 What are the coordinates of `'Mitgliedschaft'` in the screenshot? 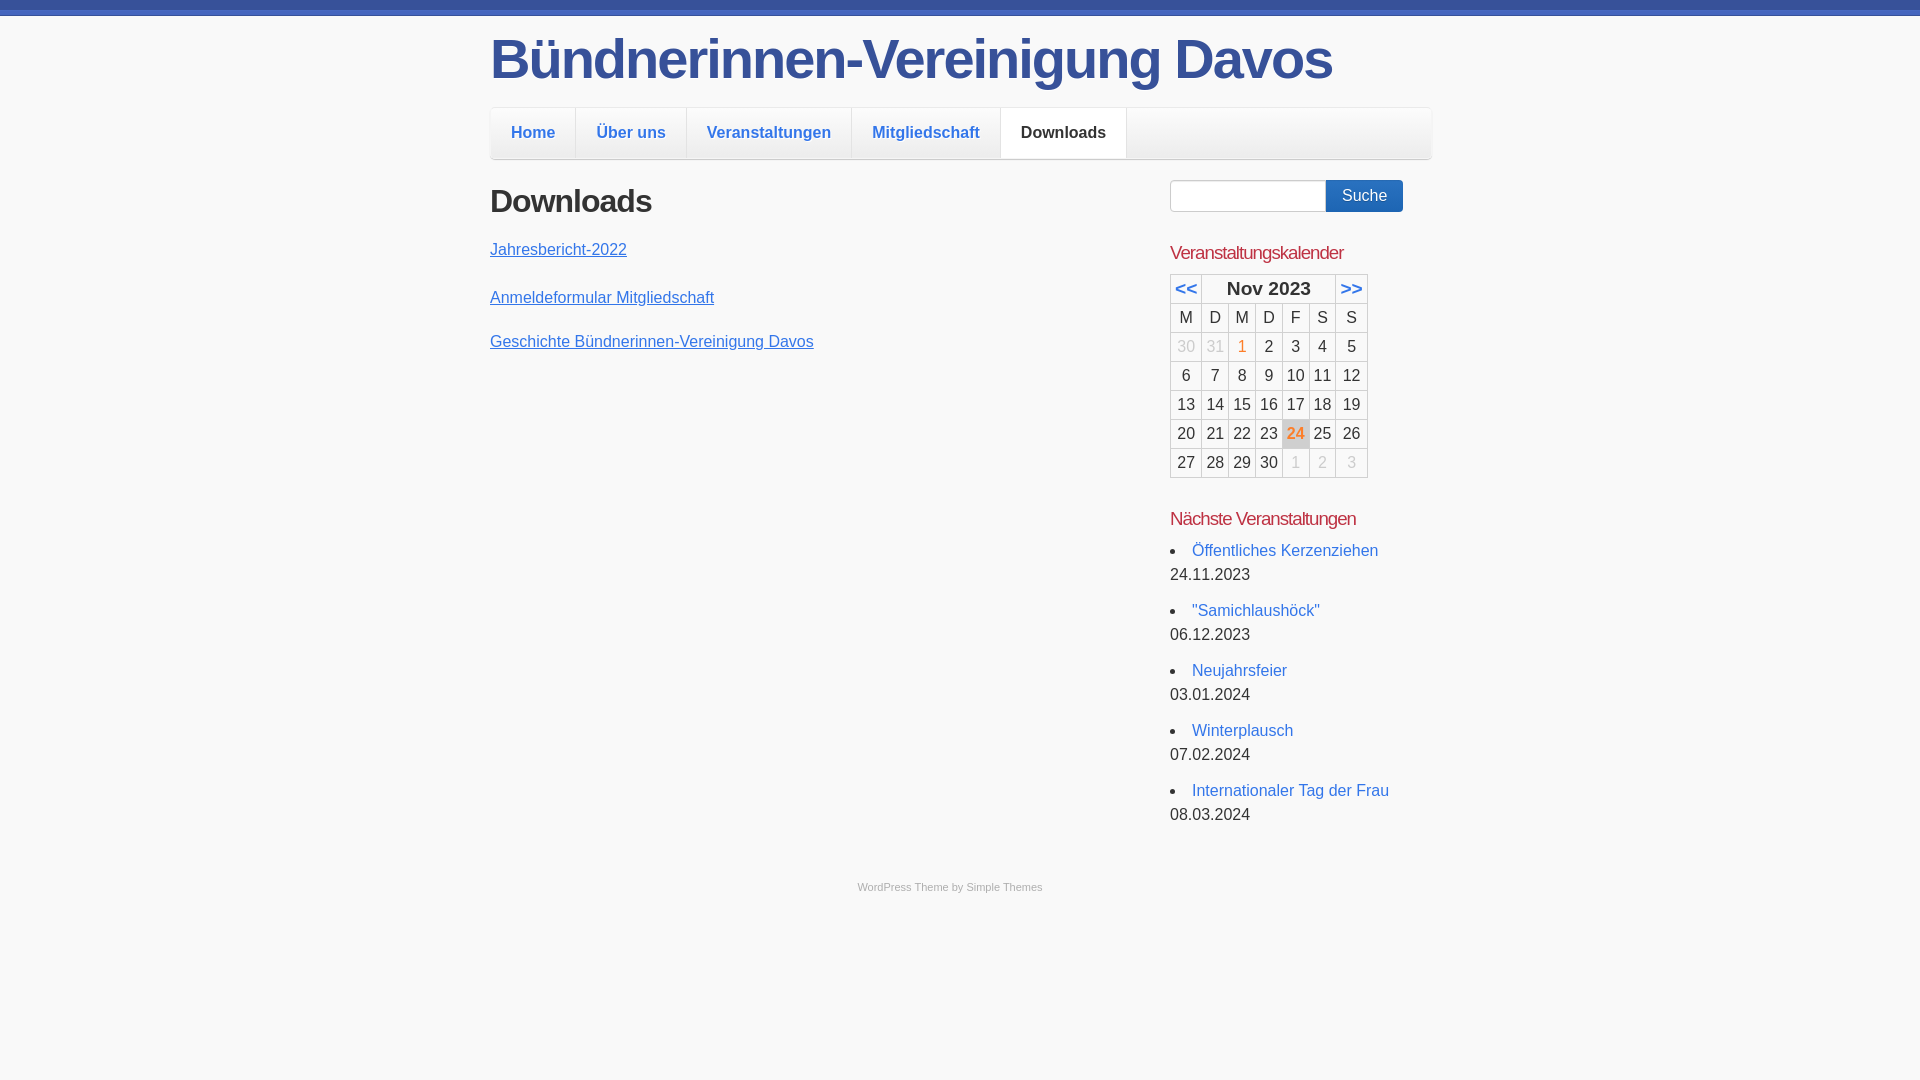 It's located at (851, 132).